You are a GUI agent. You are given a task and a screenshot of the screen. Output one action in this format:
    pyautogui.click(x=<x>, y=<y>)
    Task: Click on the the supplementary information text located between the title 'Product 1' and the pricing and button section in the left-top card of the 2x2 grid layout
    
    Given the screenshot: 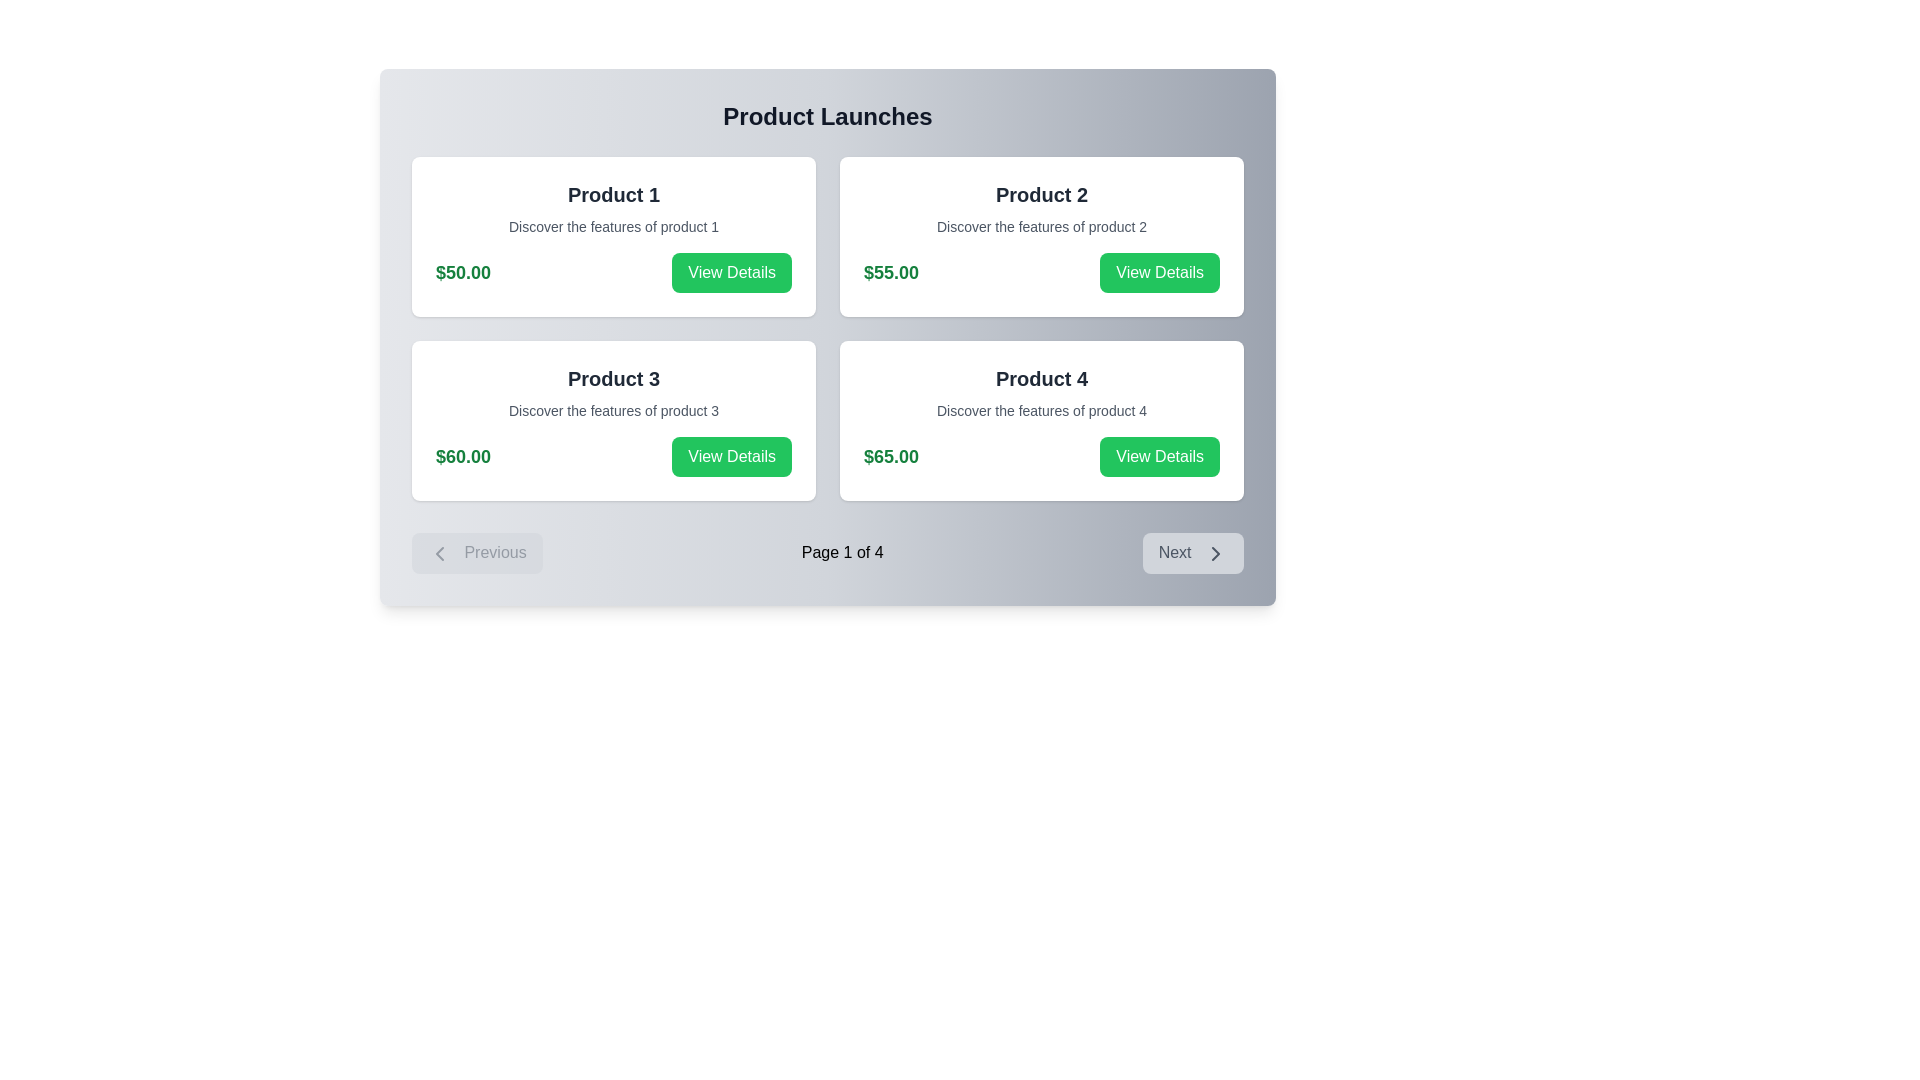 What is the action you would take?
    pyautogui.click(x=613, y=226)
    